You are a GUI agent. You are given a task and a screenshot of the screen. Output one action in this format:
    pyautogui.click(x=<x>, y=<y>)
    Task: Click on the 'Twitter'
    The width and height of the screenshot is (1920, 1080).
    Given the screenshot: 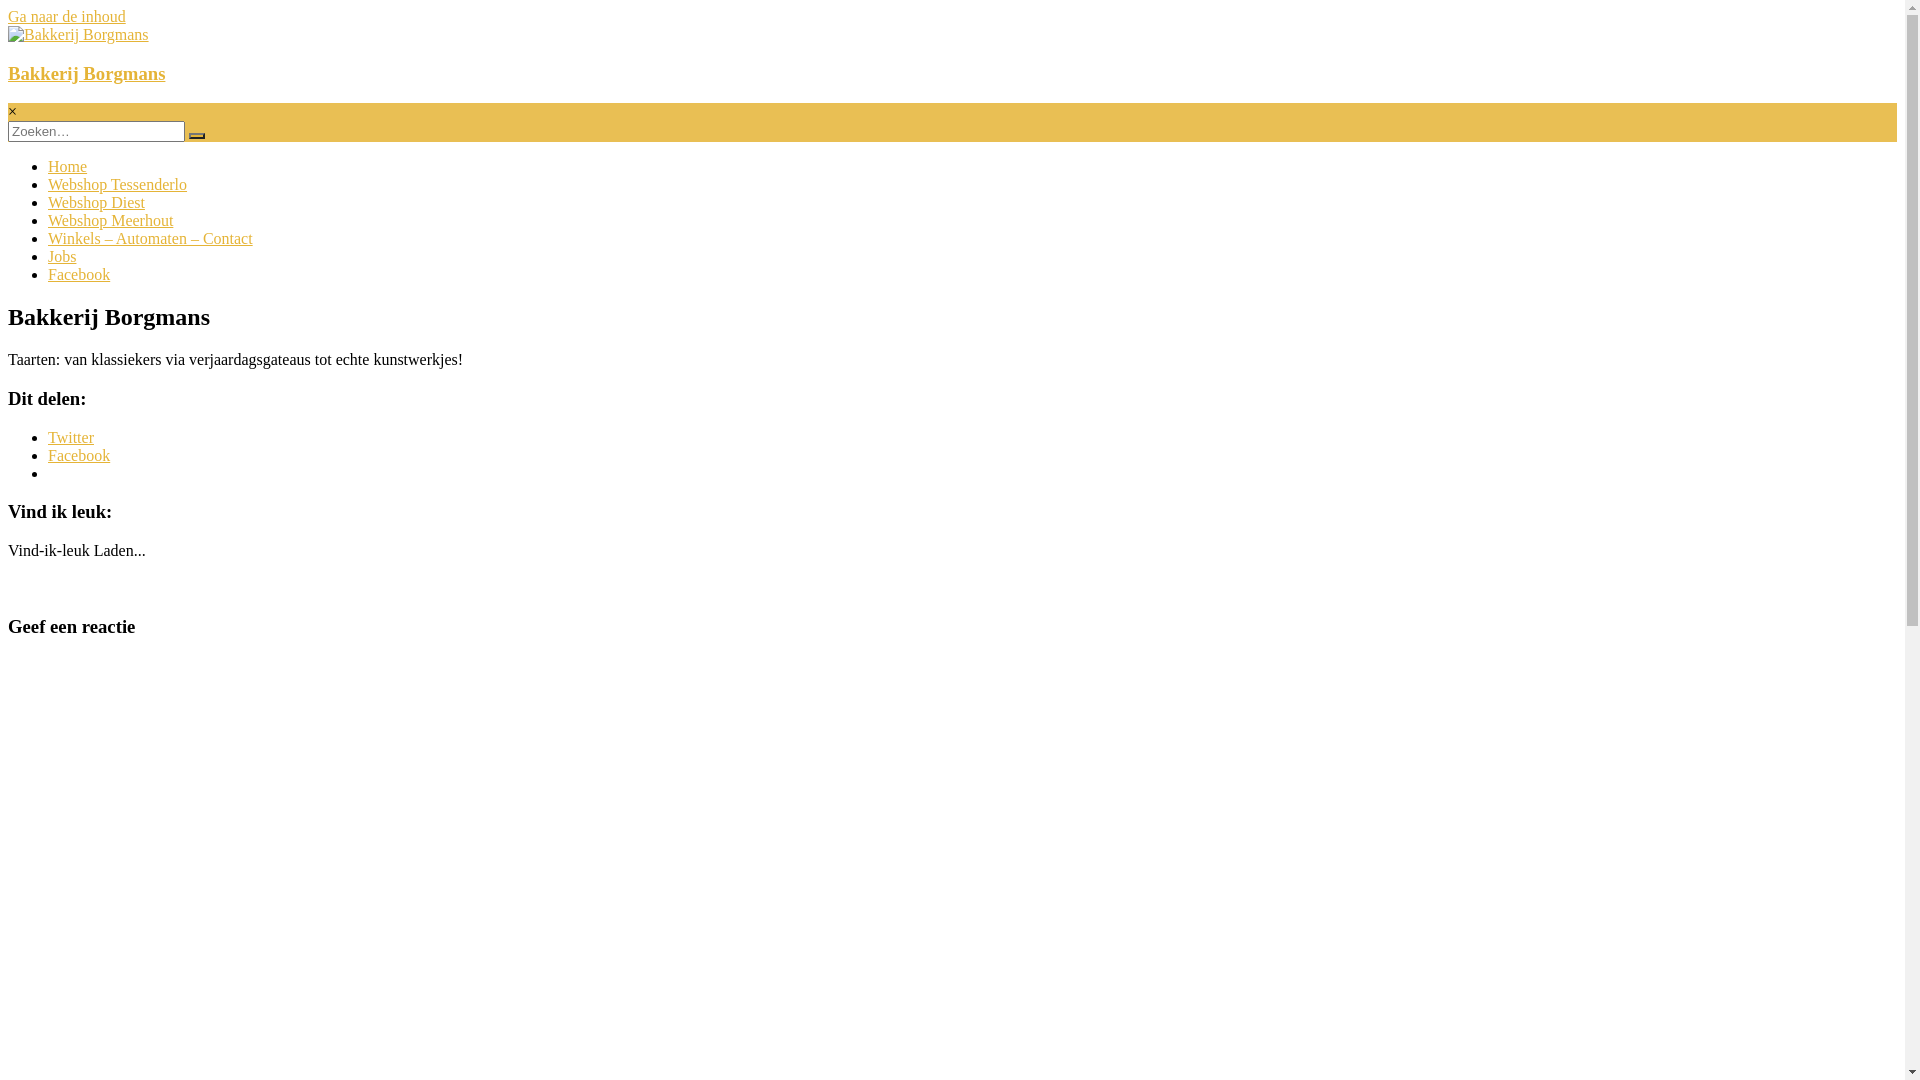 What is the action you would take?
    pyautogui.click(x=48, y=436)
    